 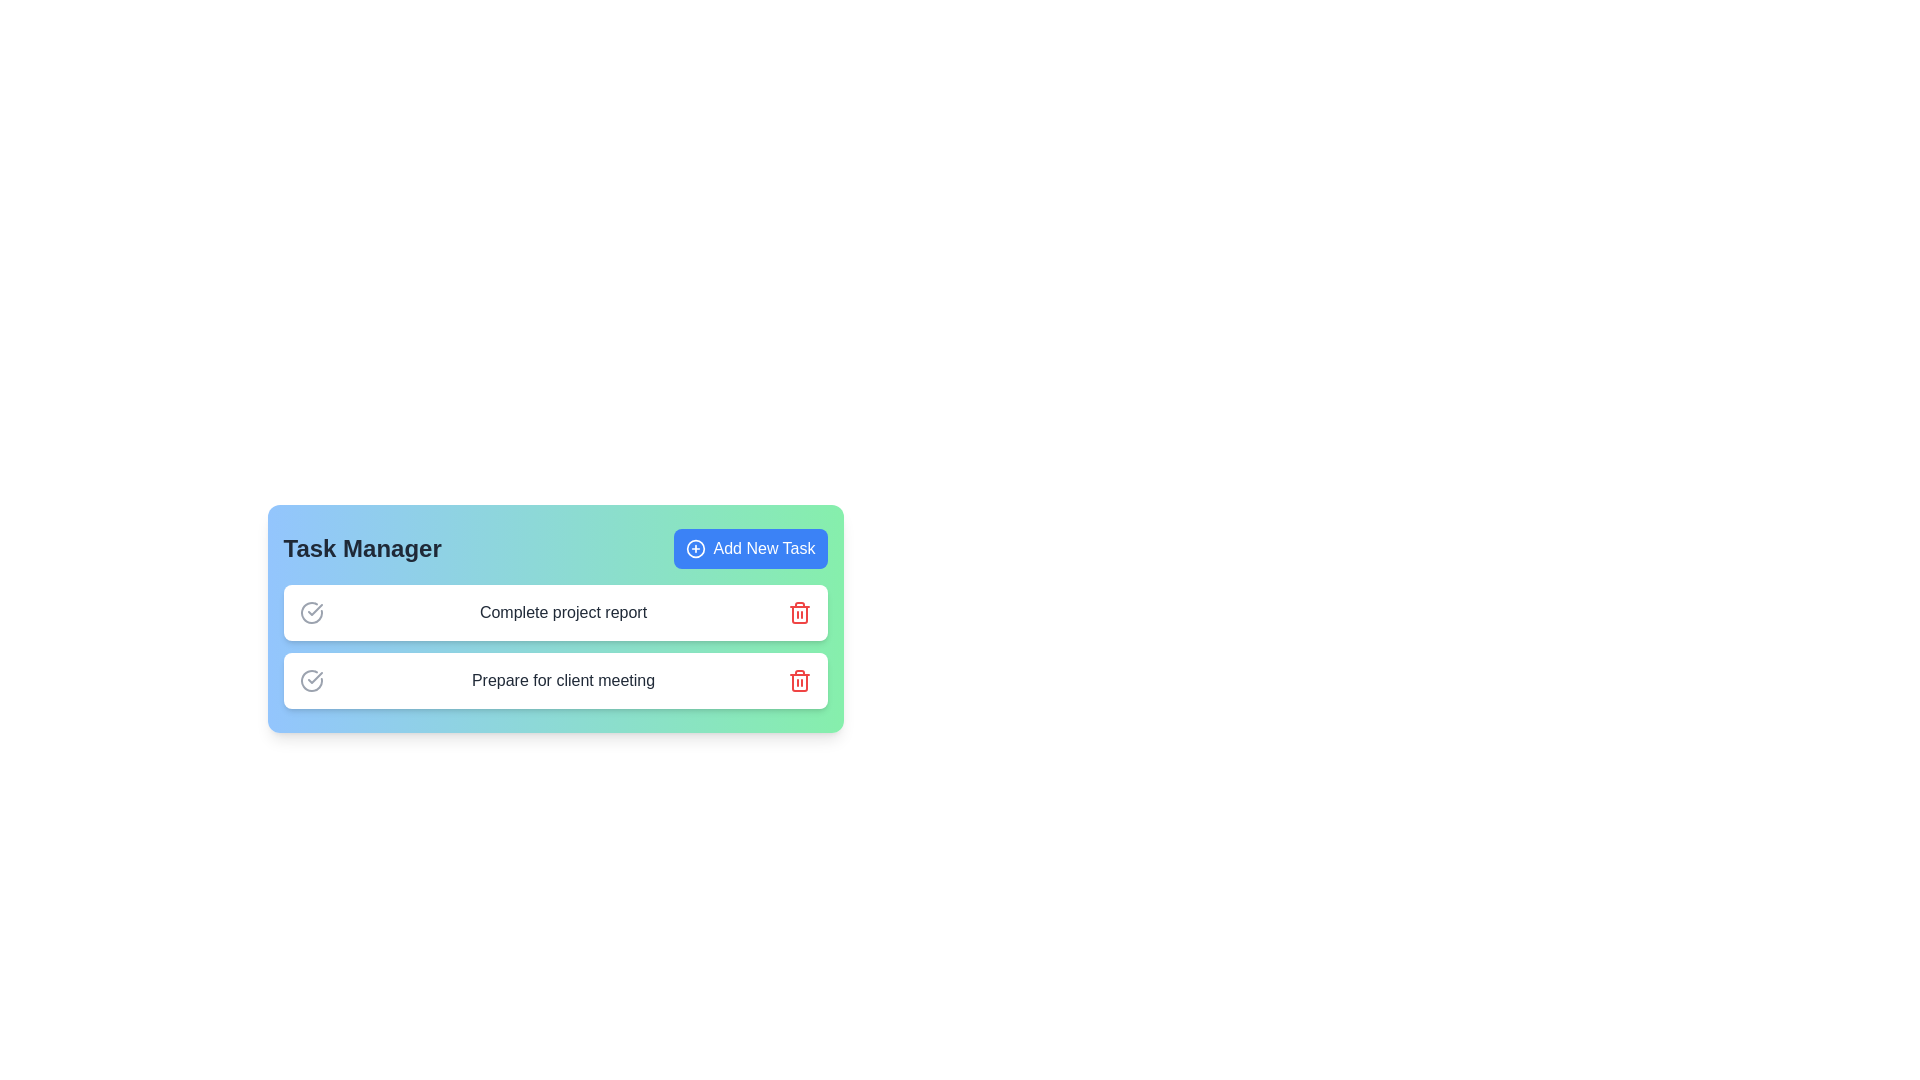 I want to click on the circular button icon located in the top-right corner of the task management interface, so click(x=695, y=548).